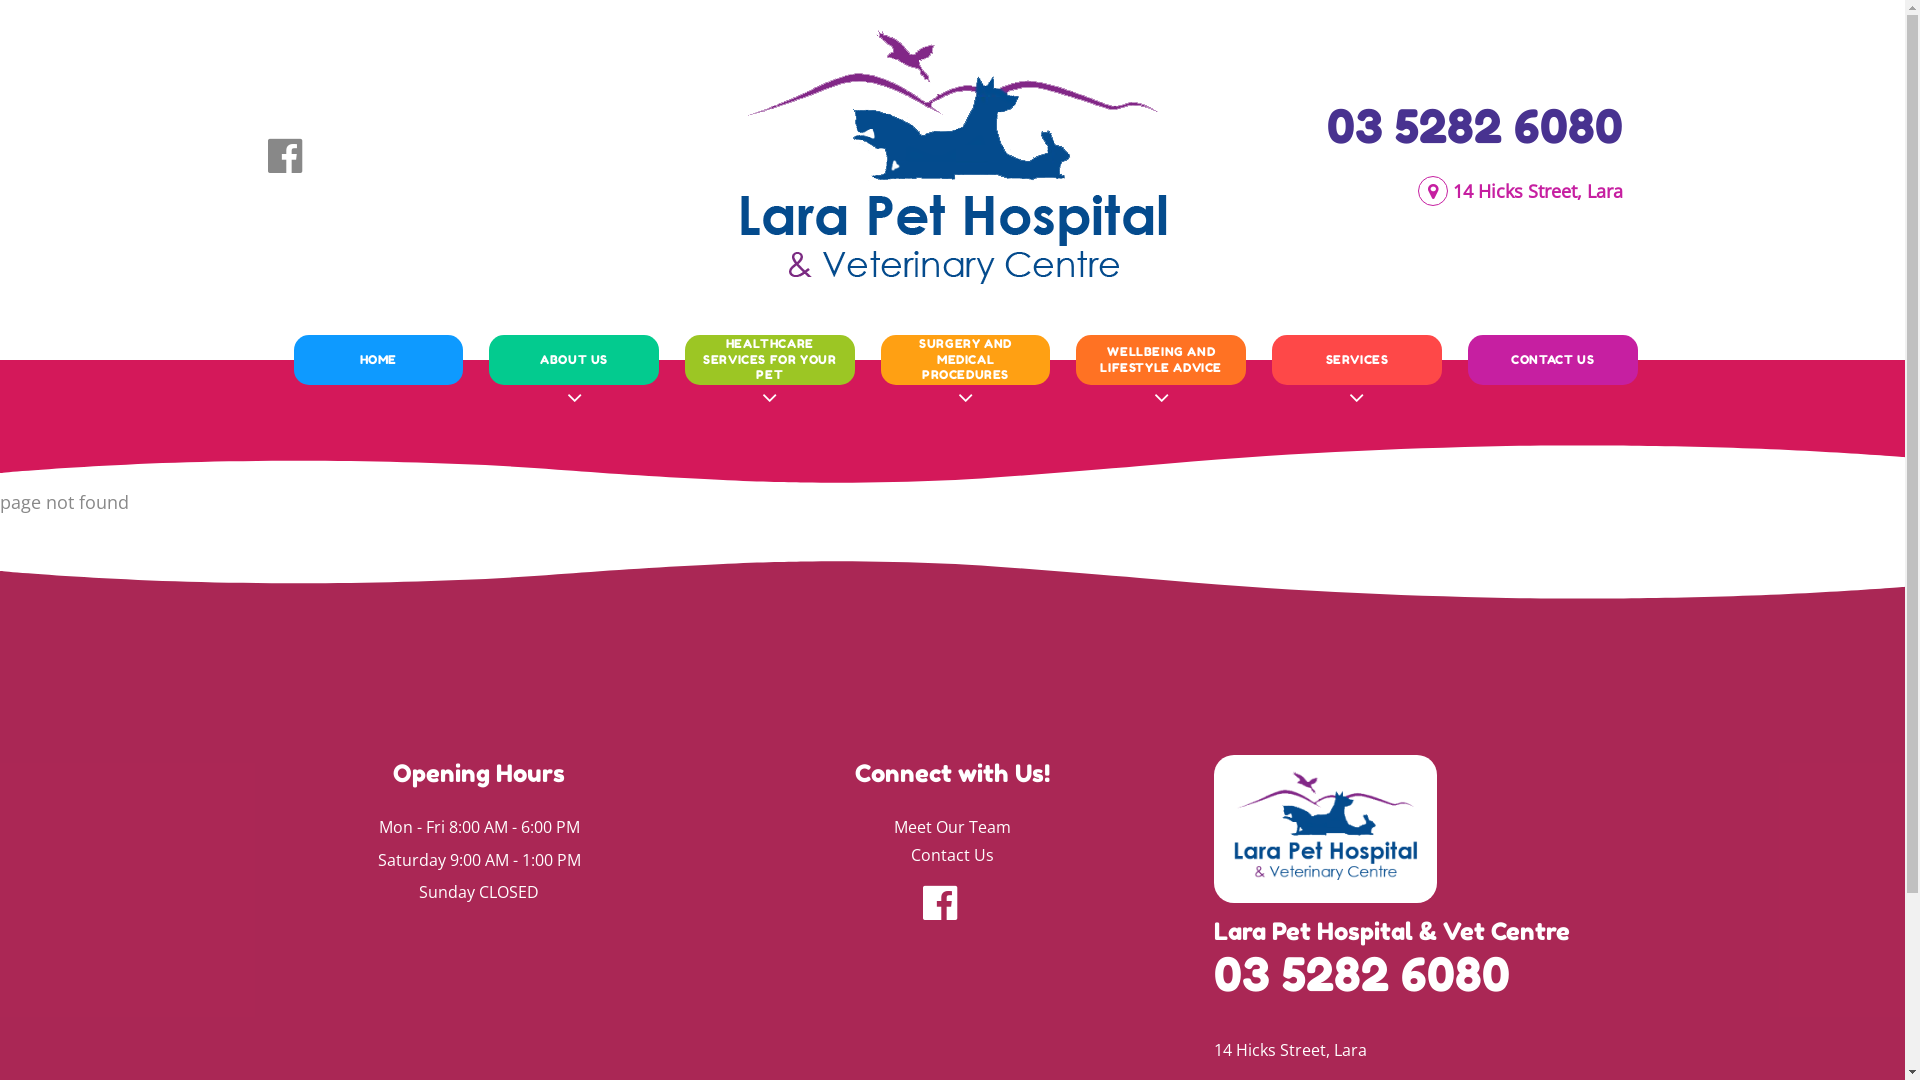  I want to click on 'HEALTHCARE SERVICES FOR YOUR PET', so click(697, 357).